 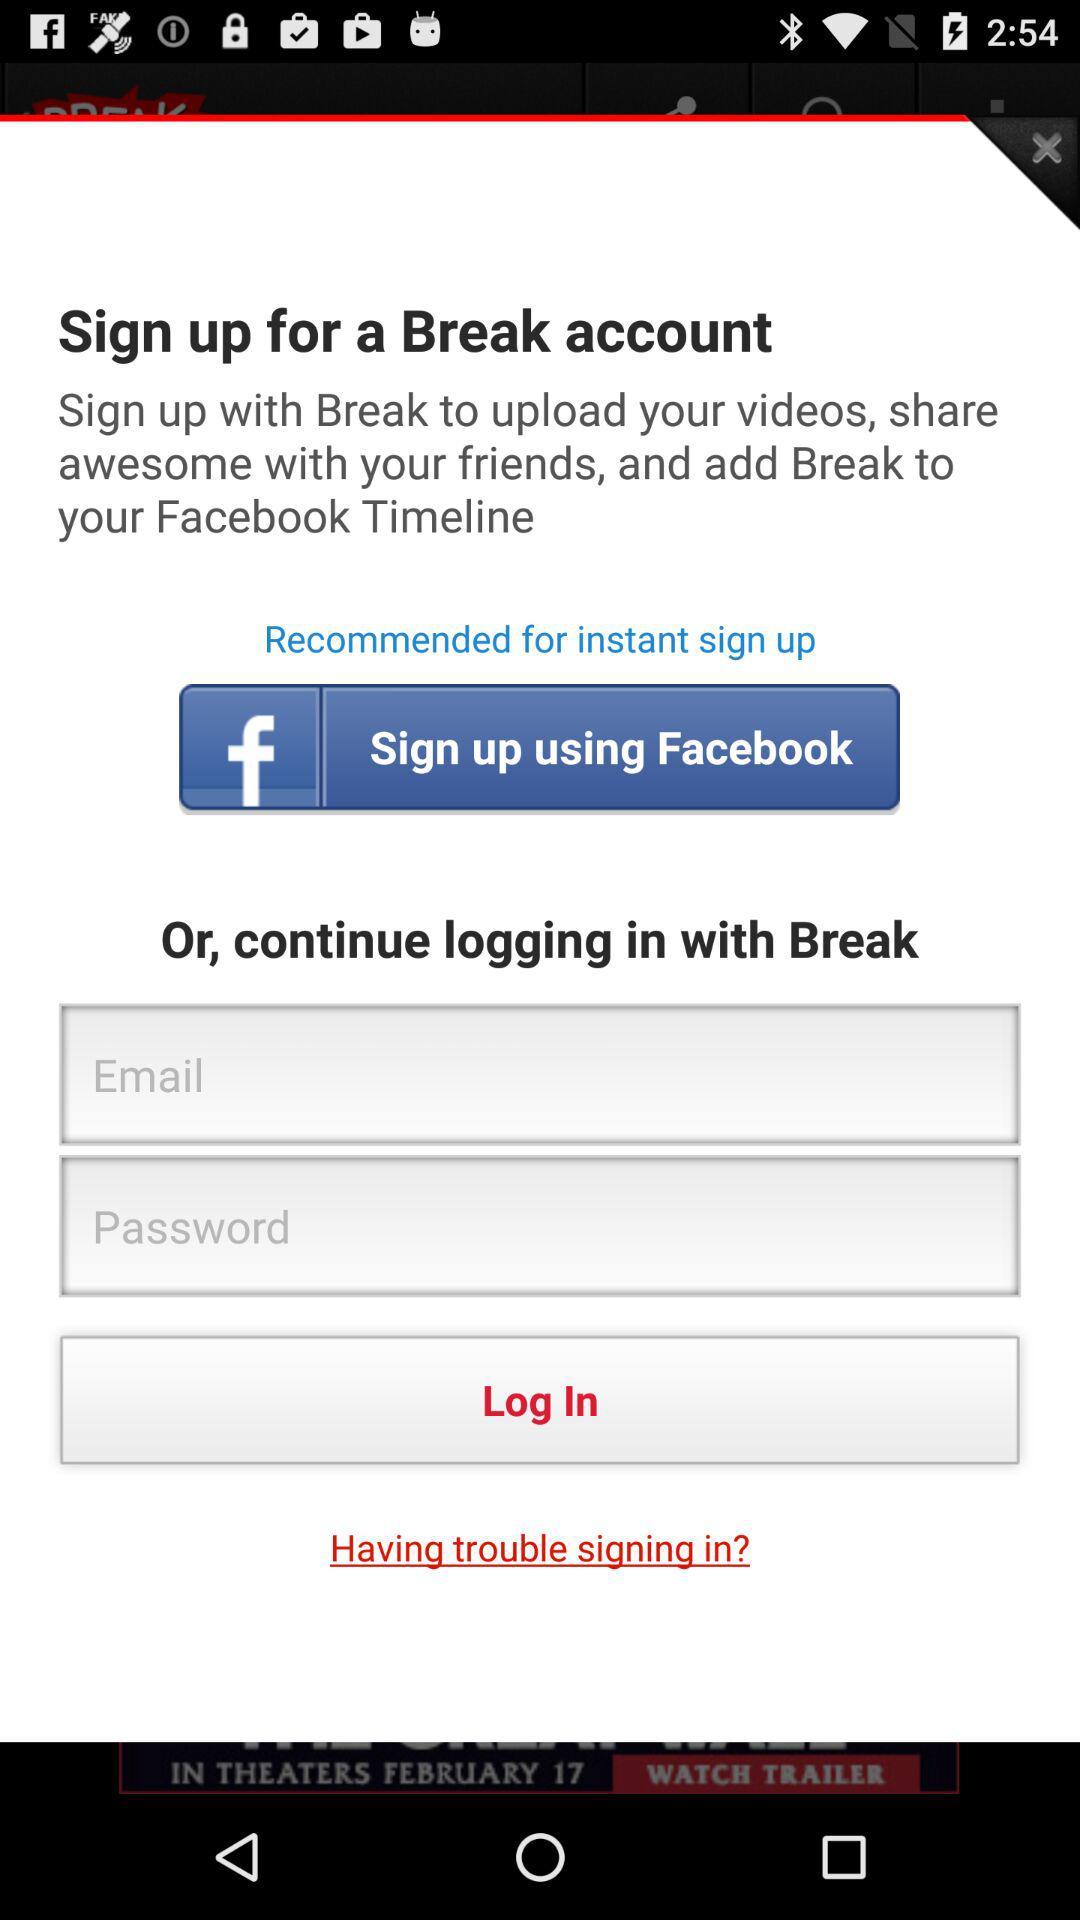 I want to click on the app above the having trouble signing item, so click(x=540, y=1398).